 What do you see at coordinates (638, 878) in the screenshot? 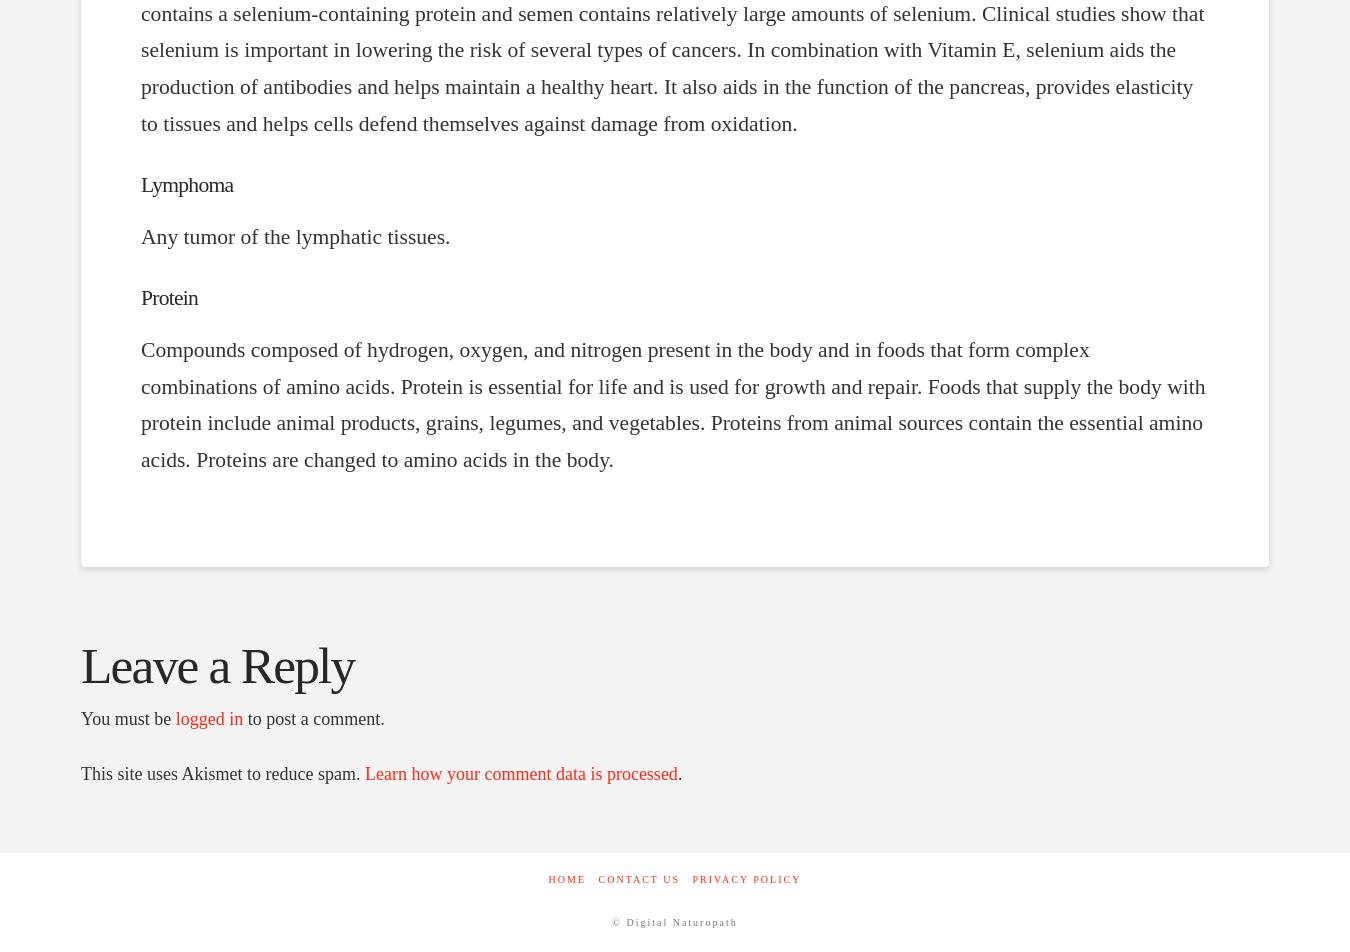
I see `'Contact Us'` at bounding box center [638, 878].